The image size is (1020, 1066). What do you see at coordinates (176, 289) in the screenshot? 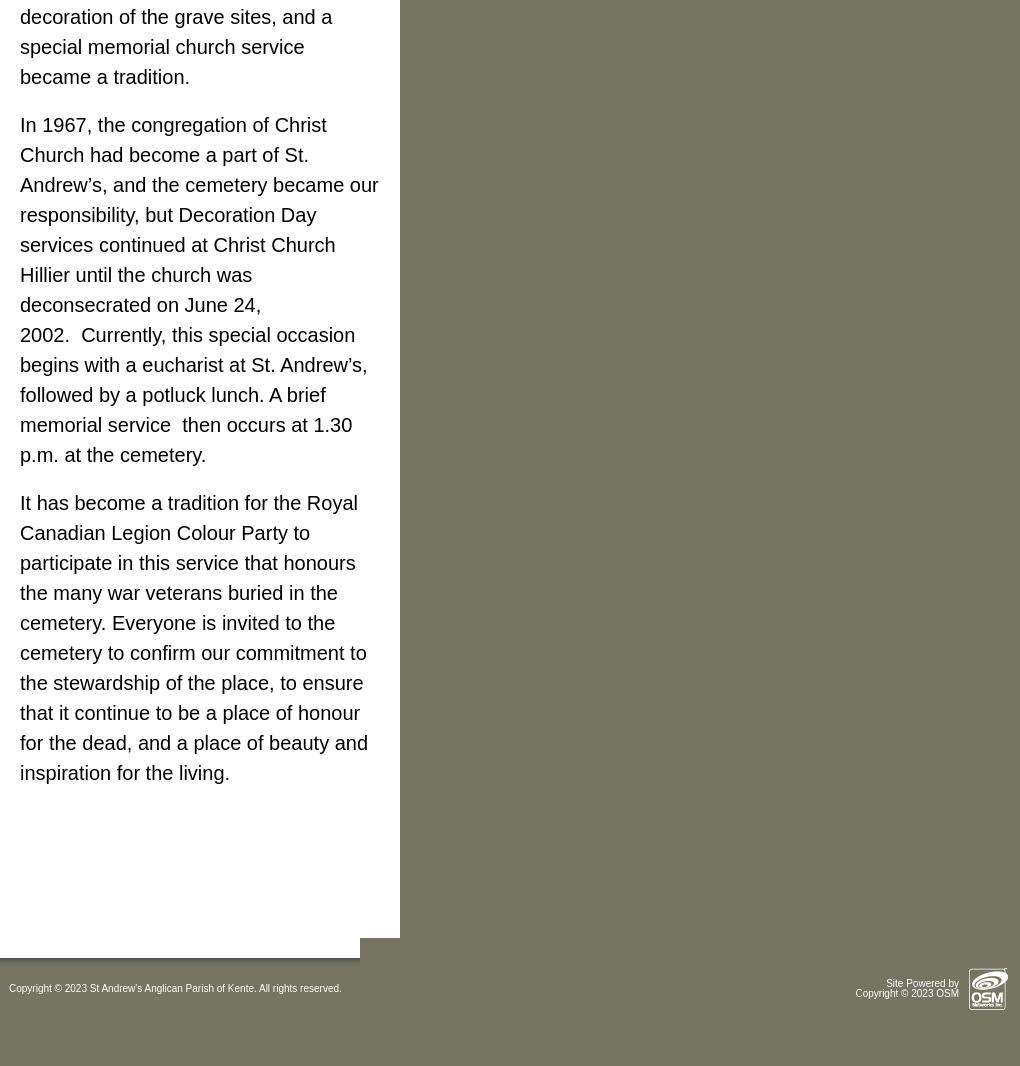
I see `'Christ Church Hillier until the church was deconsecrated on June 24, 2002.'` at bounding box center [176, 289].